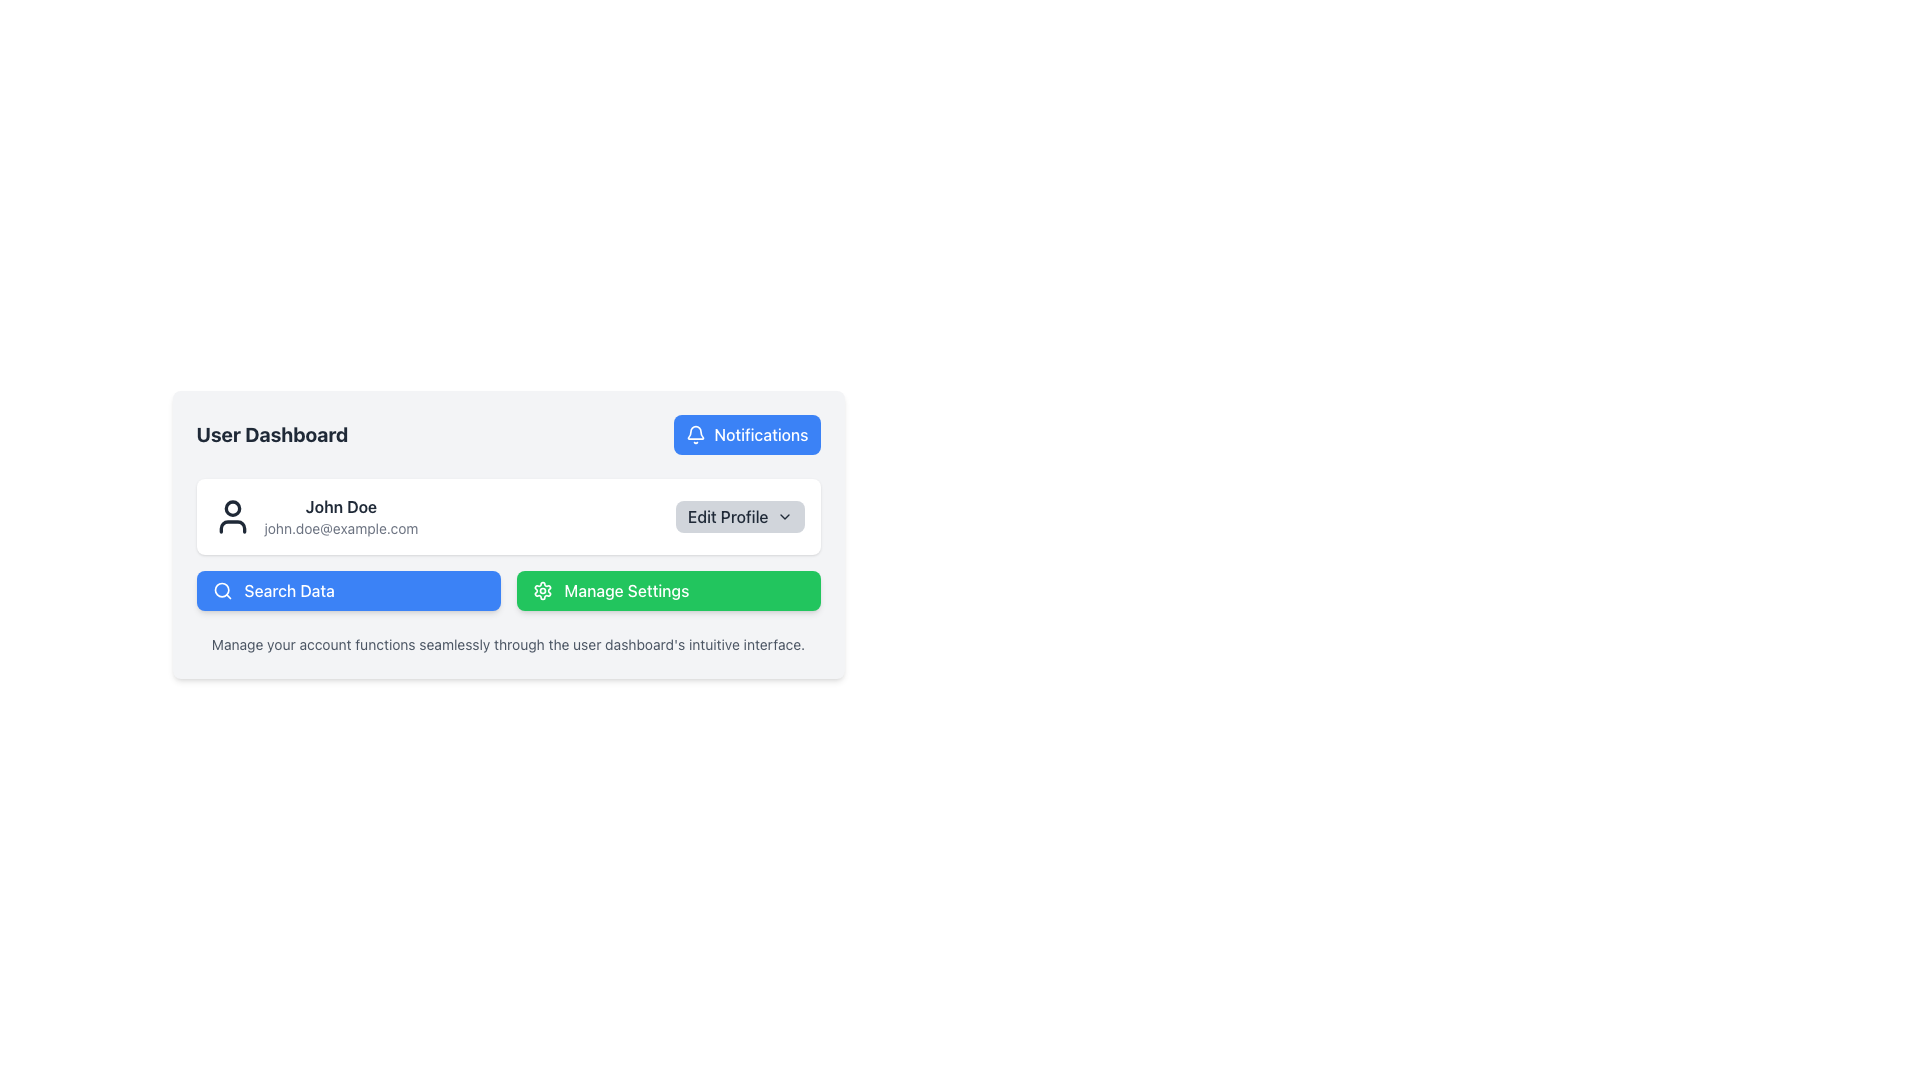 The width and height of the screenshot is (1920, 1080). What do you see at coordinates (508, 644) in the screenshot?
I see `the static text element that reads 'Manage your account functions seamlessly through the user dashboard's intuitive interface.' located within the user dashboard section, below the 'Search Data' and 'Manage Settings' buttons` at bounding box center [508, 644].